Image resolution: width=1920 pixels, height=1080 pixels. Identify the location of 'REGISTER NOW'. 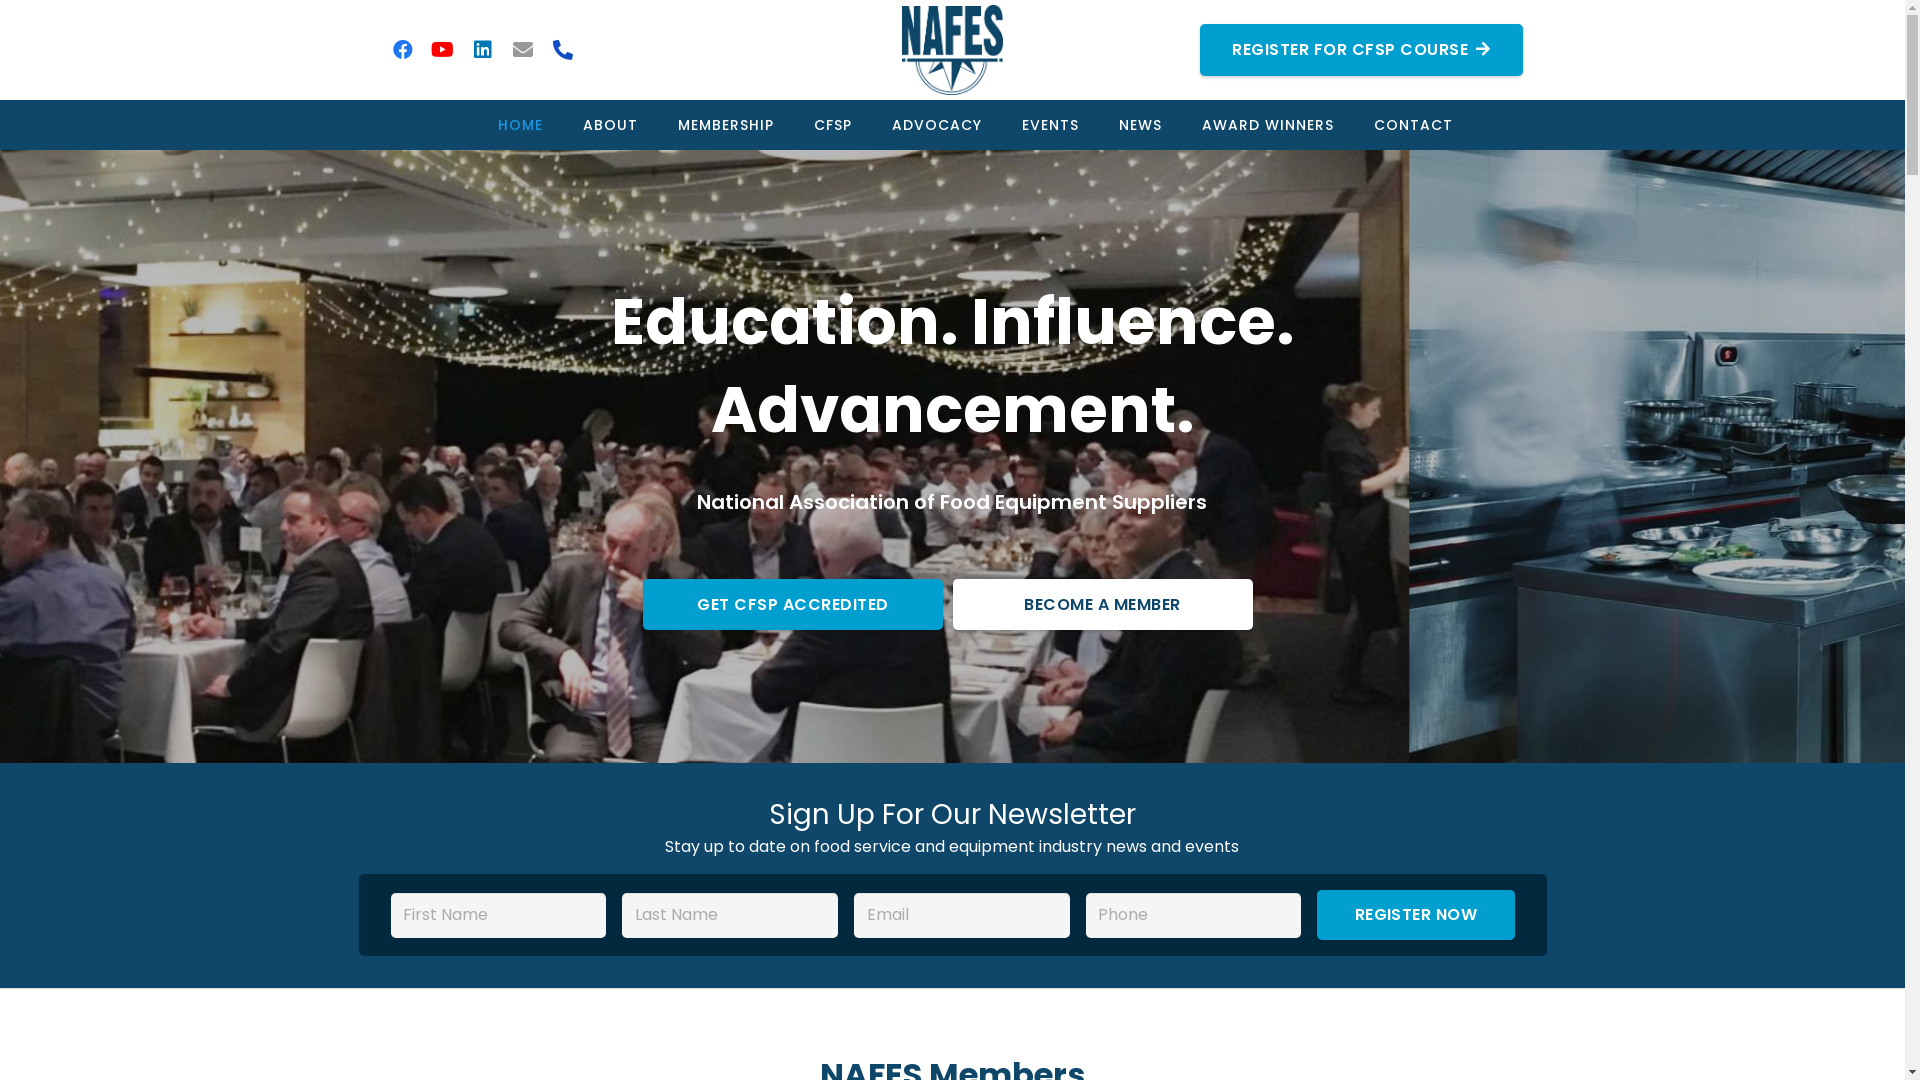
(1414, 914).